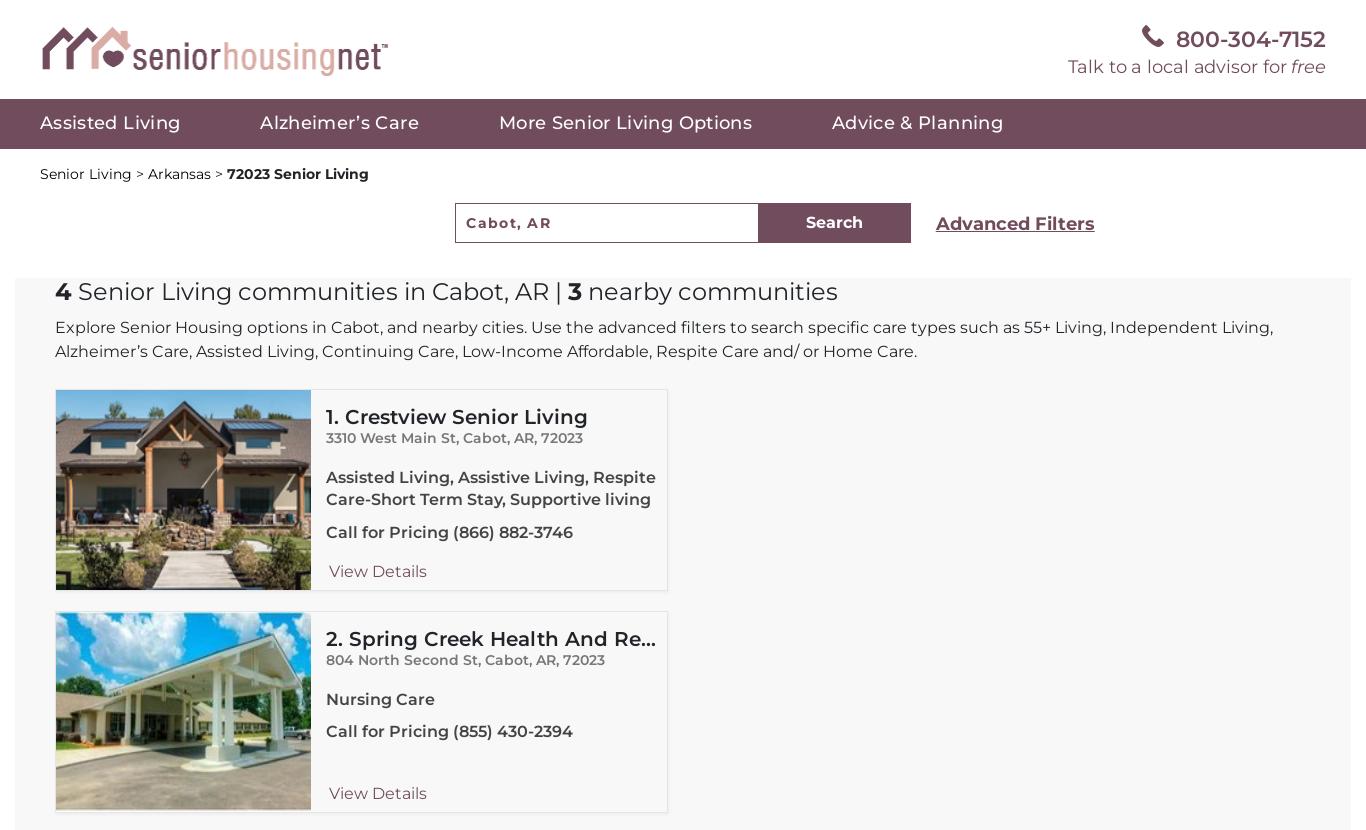 This screenshot has width=1366, height=830. I want to click on 'Talk to a local advisor for', so click(1066, 65).